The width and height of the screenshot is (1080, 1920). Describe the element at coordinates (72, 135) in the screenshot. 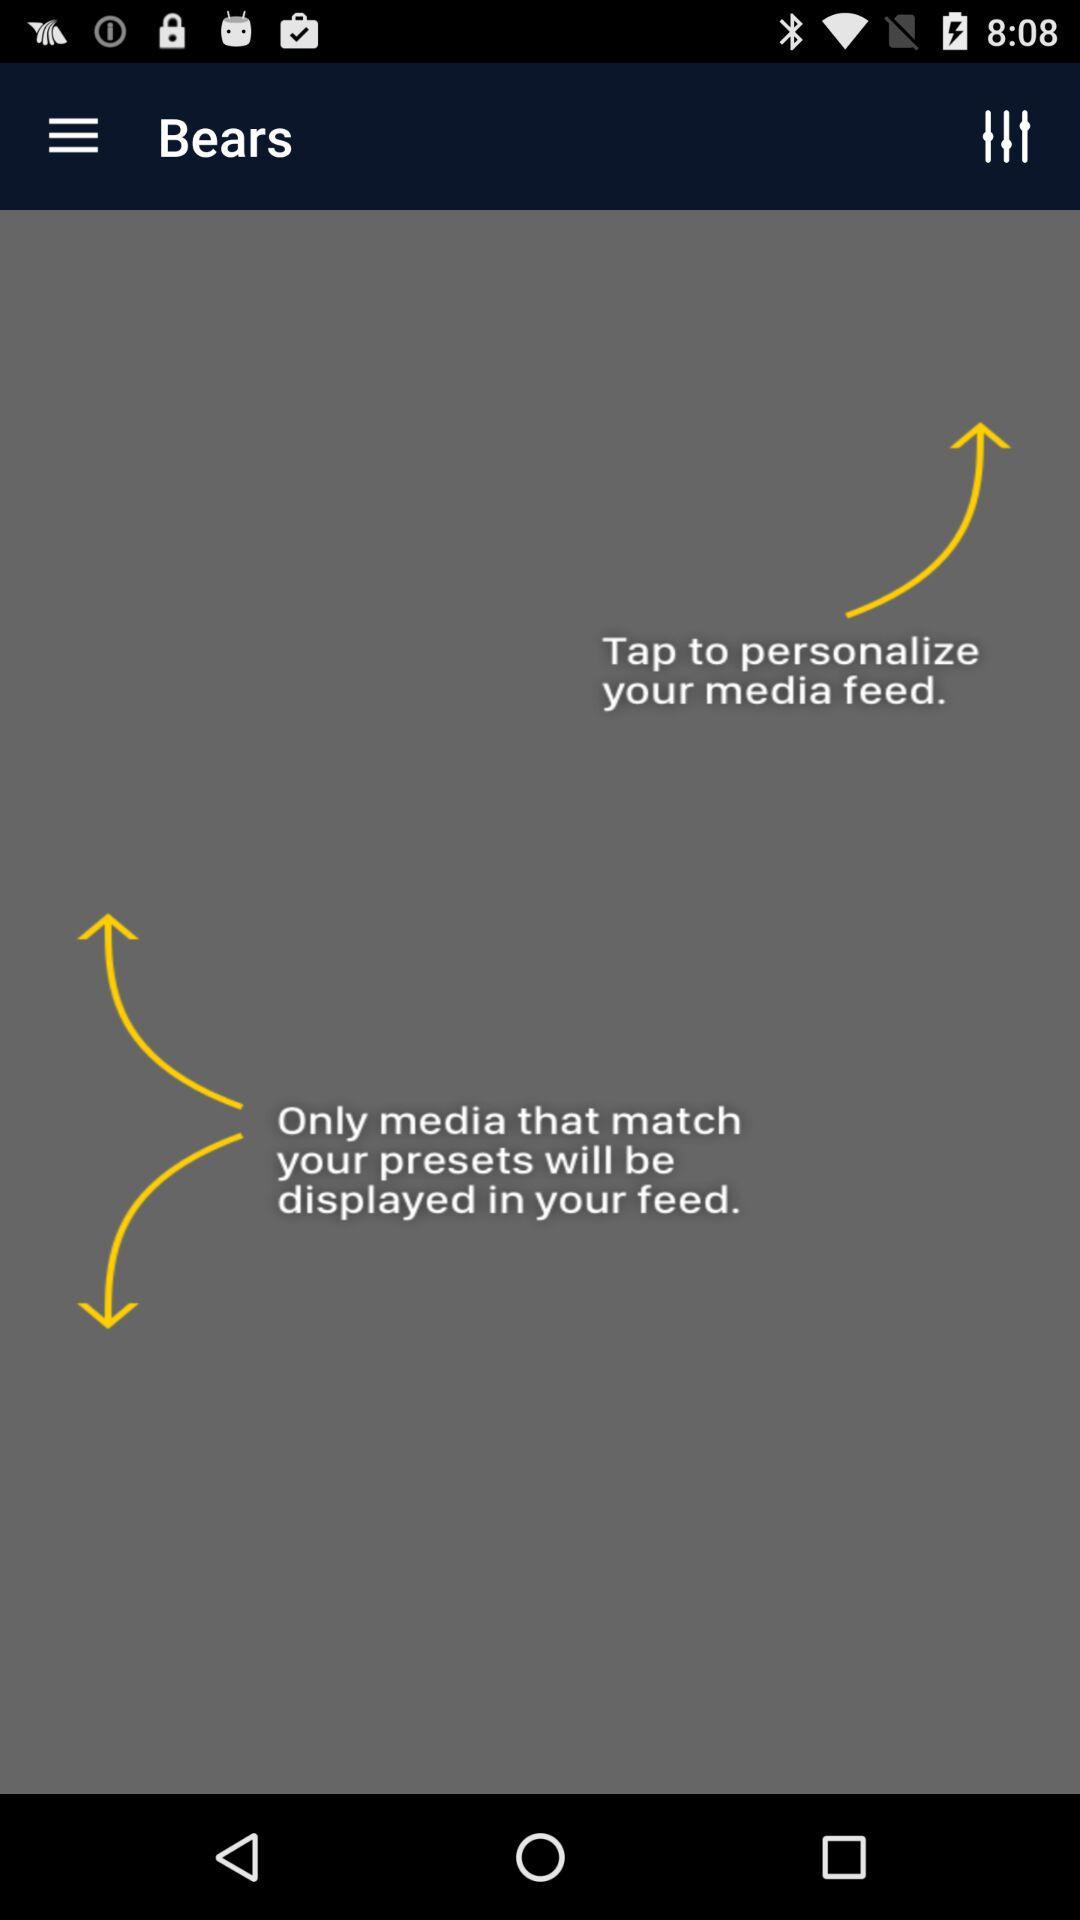

I see `the app to the left of the bears item` at that location.